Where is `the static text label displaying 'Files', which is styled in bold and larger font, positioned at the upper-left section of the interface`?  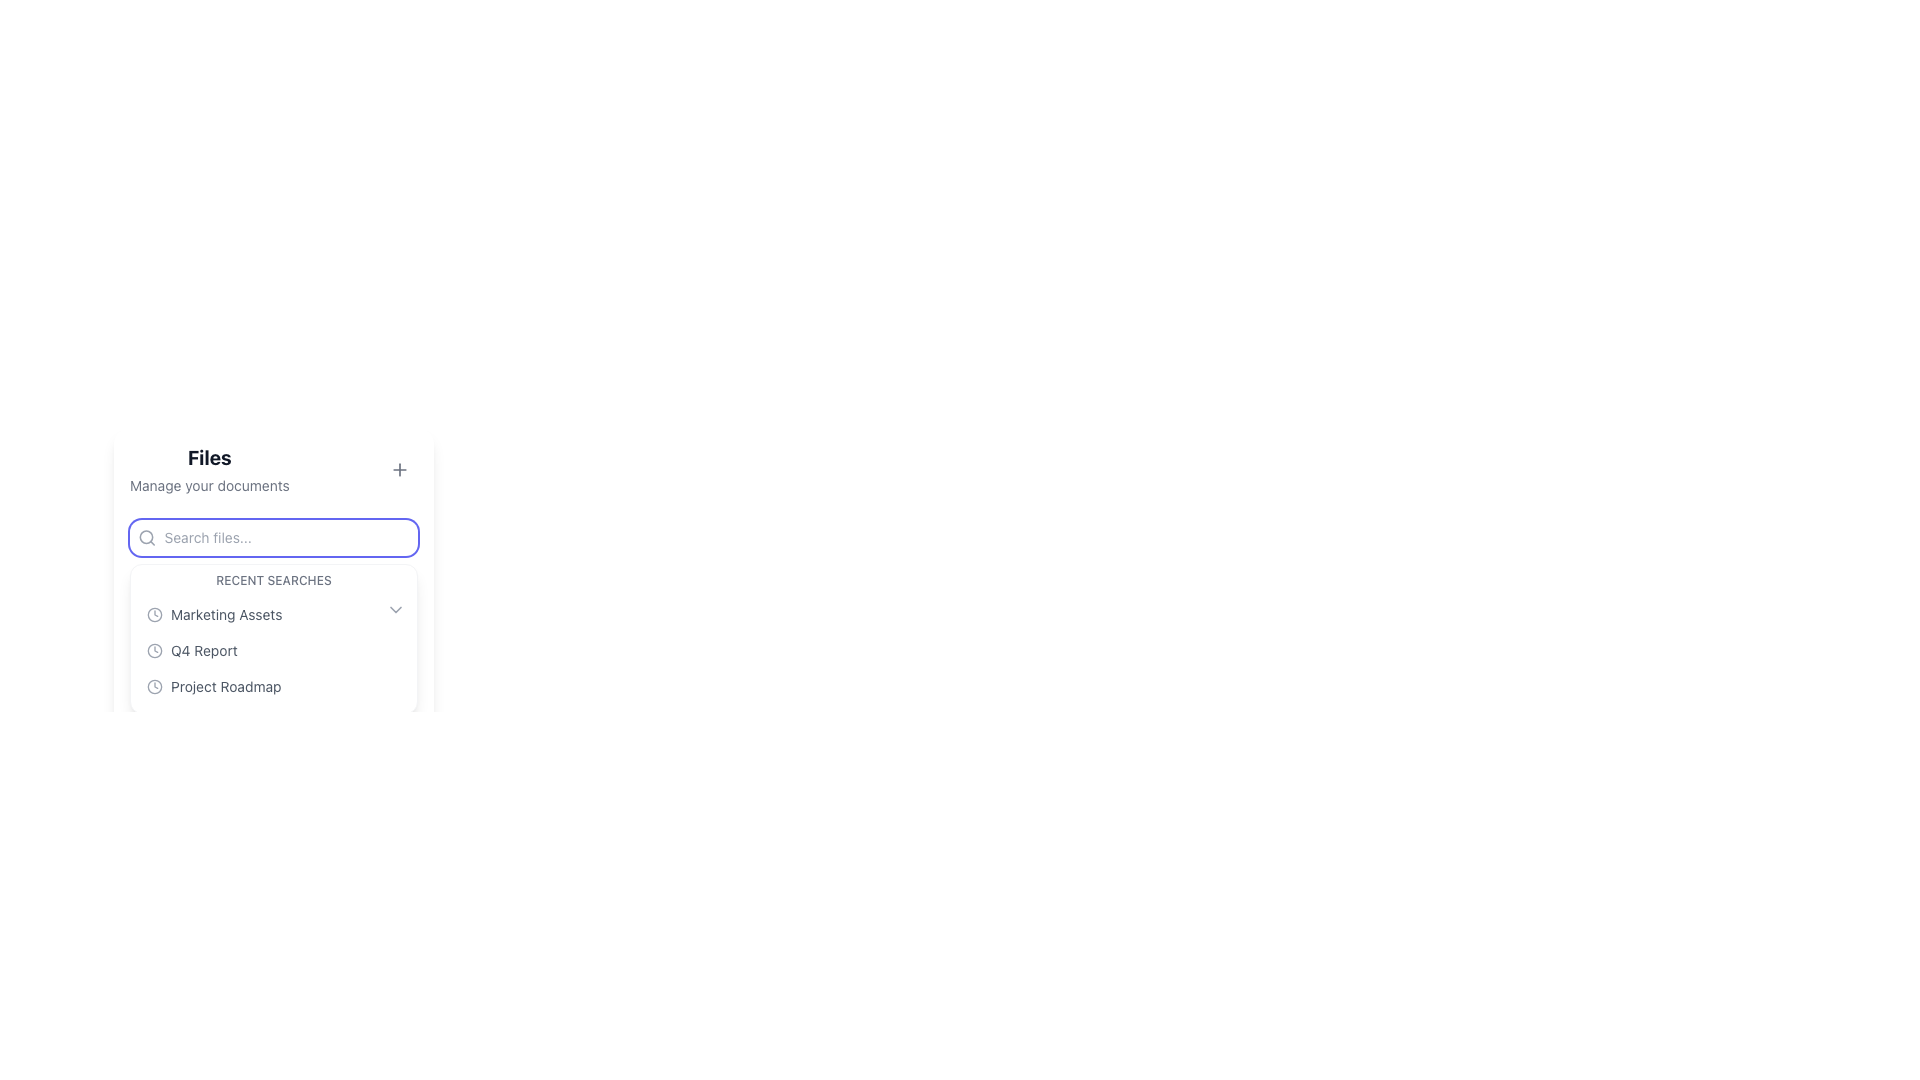
the static text label displaying 'Files', which is styled in bold and larger font, positioned at the upper-left section of the interface is located at coordinates (209, 458).